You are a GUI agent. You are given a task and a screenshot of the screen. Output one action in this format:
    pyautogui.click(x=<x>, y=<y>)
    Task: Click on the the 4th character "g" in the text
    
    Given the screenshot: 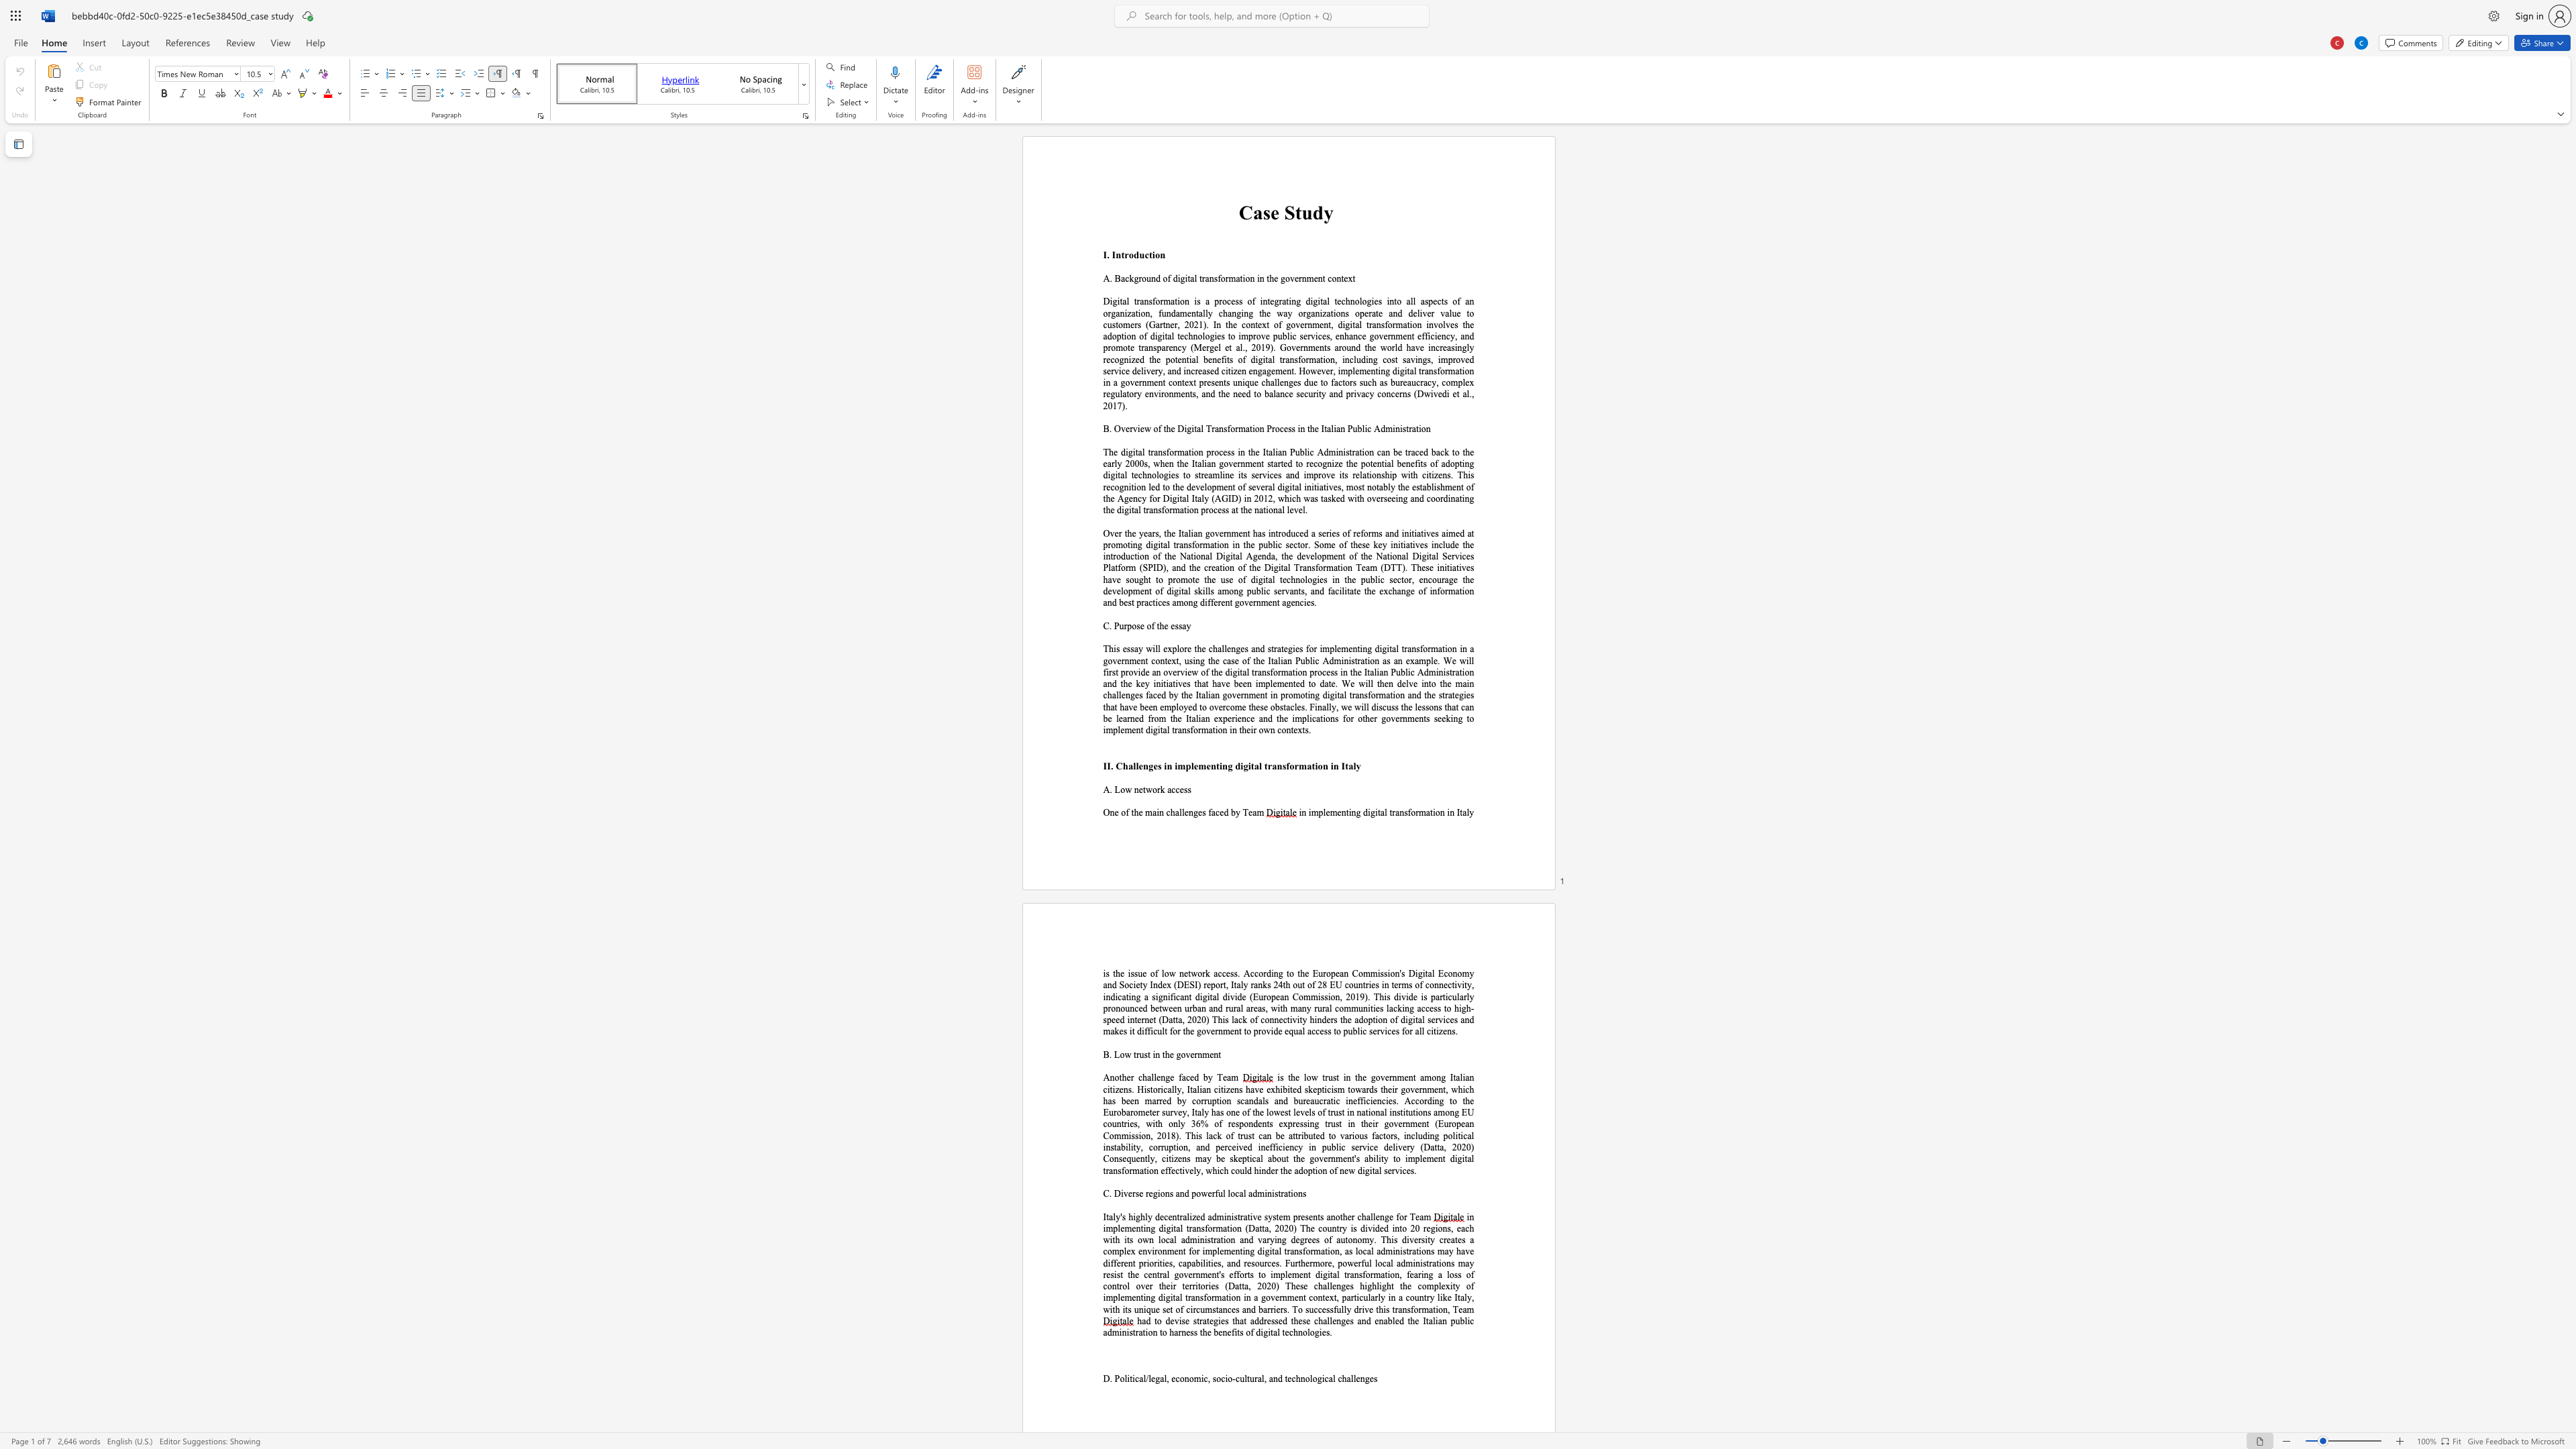 What is the action you would take?
    pyautogui.click(x=1227, y=555)
    